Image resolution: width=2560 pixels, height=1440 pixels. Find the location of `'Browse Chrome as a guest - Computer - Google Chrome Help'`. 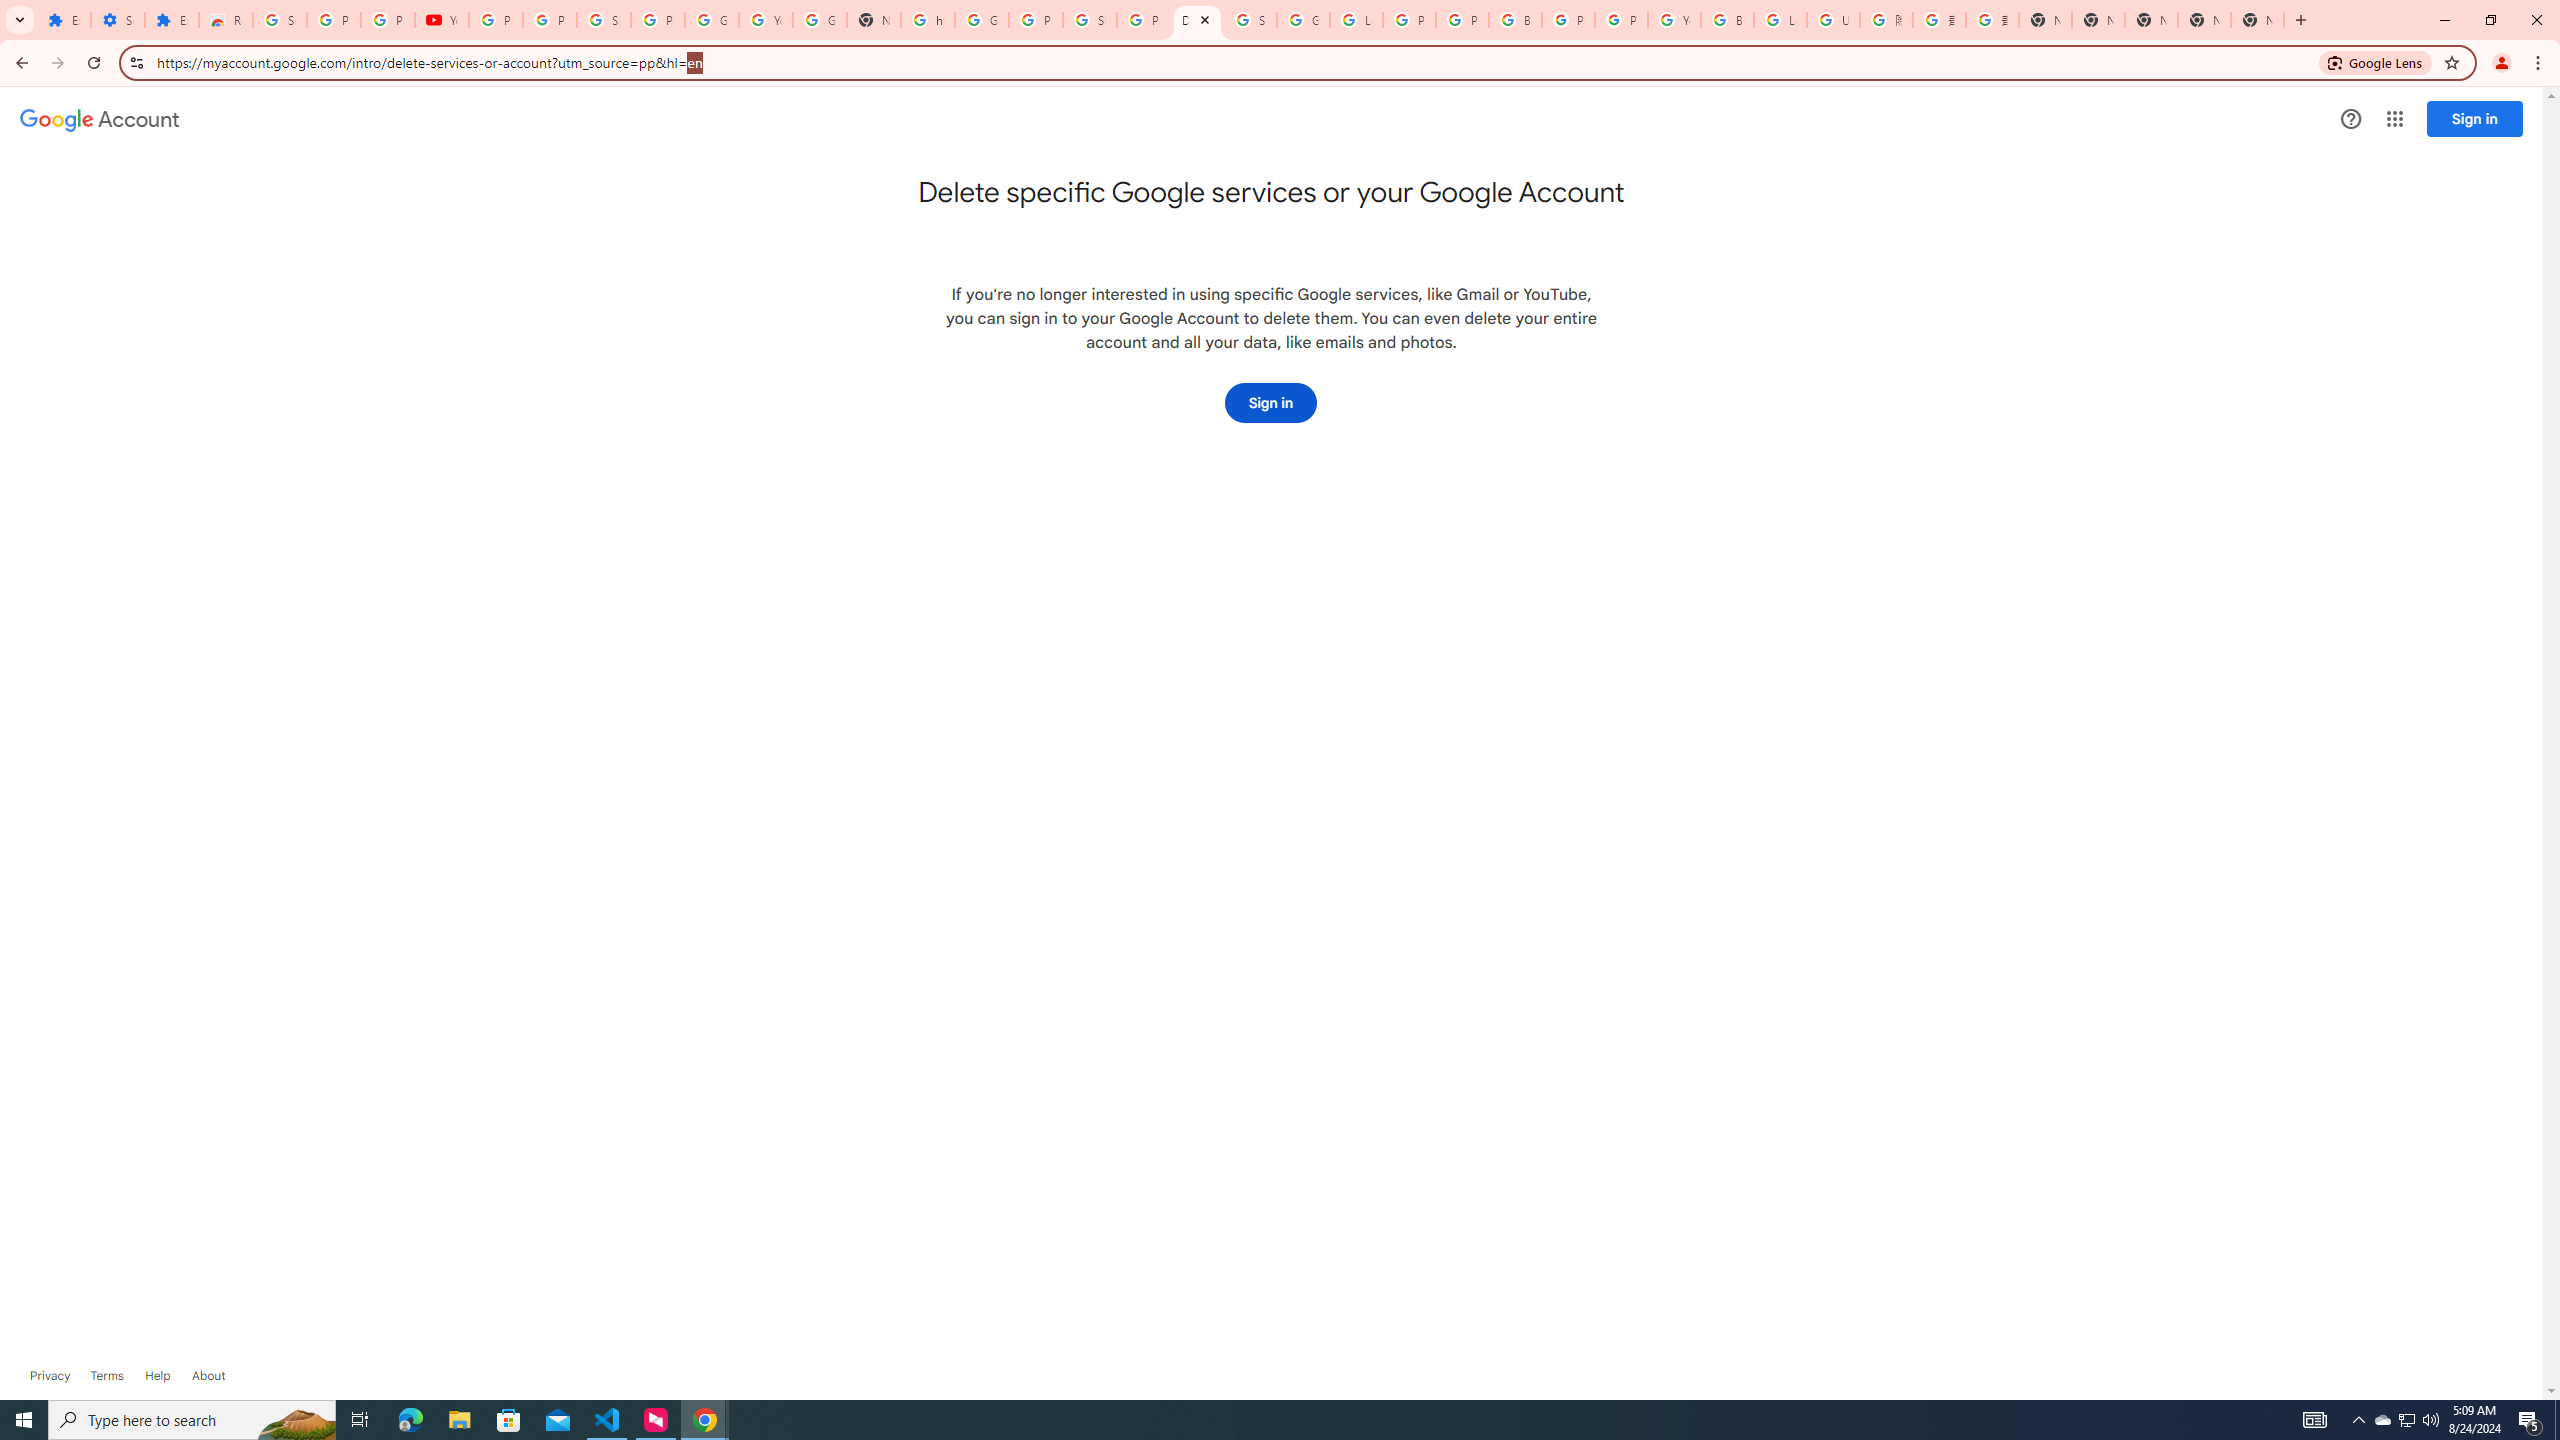

'Browse Chrome as a guest - Computer - Google Chrome Help' is located at coordinates (1728, 19).